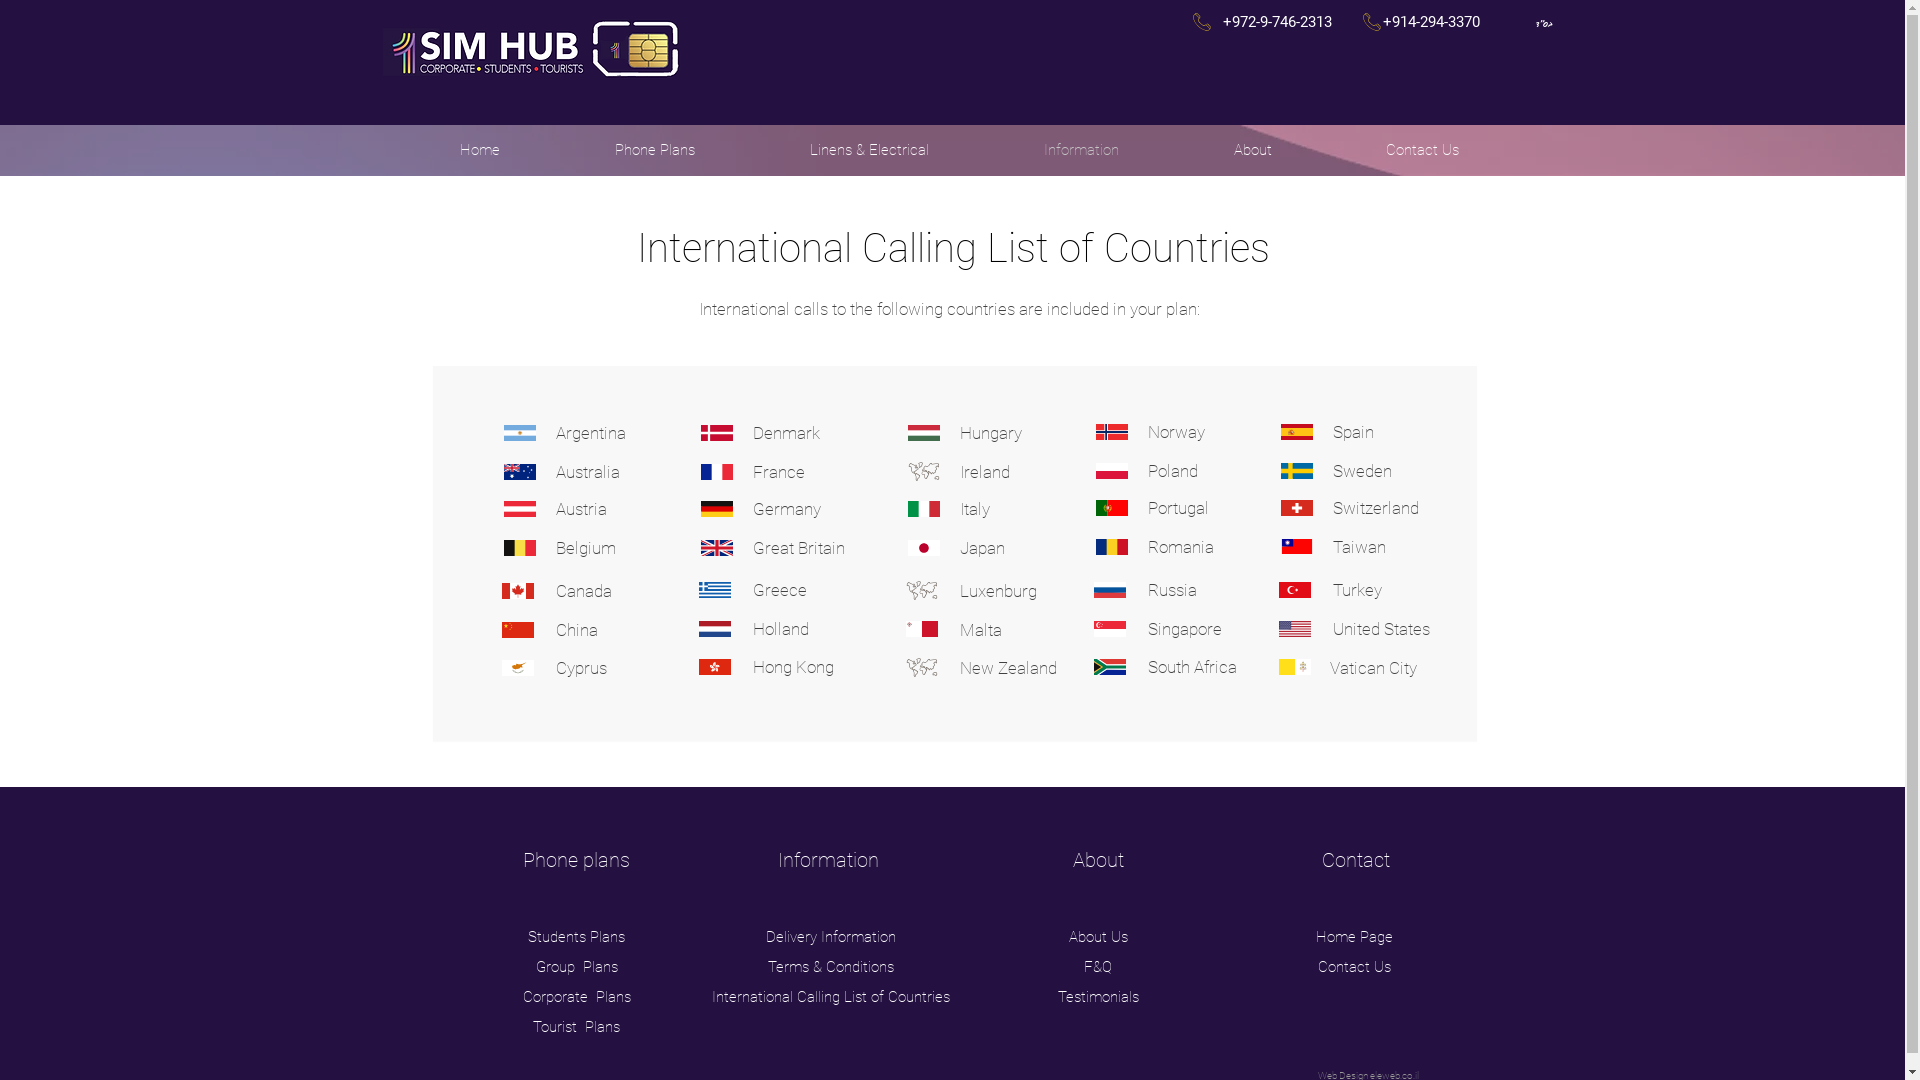 The height and width of the screenshot is (1080, 1920). What do you see at coordinates (830, 966) in the screenshot?
I see `'Terms & Conditions'` at bounding box center [830, 966].